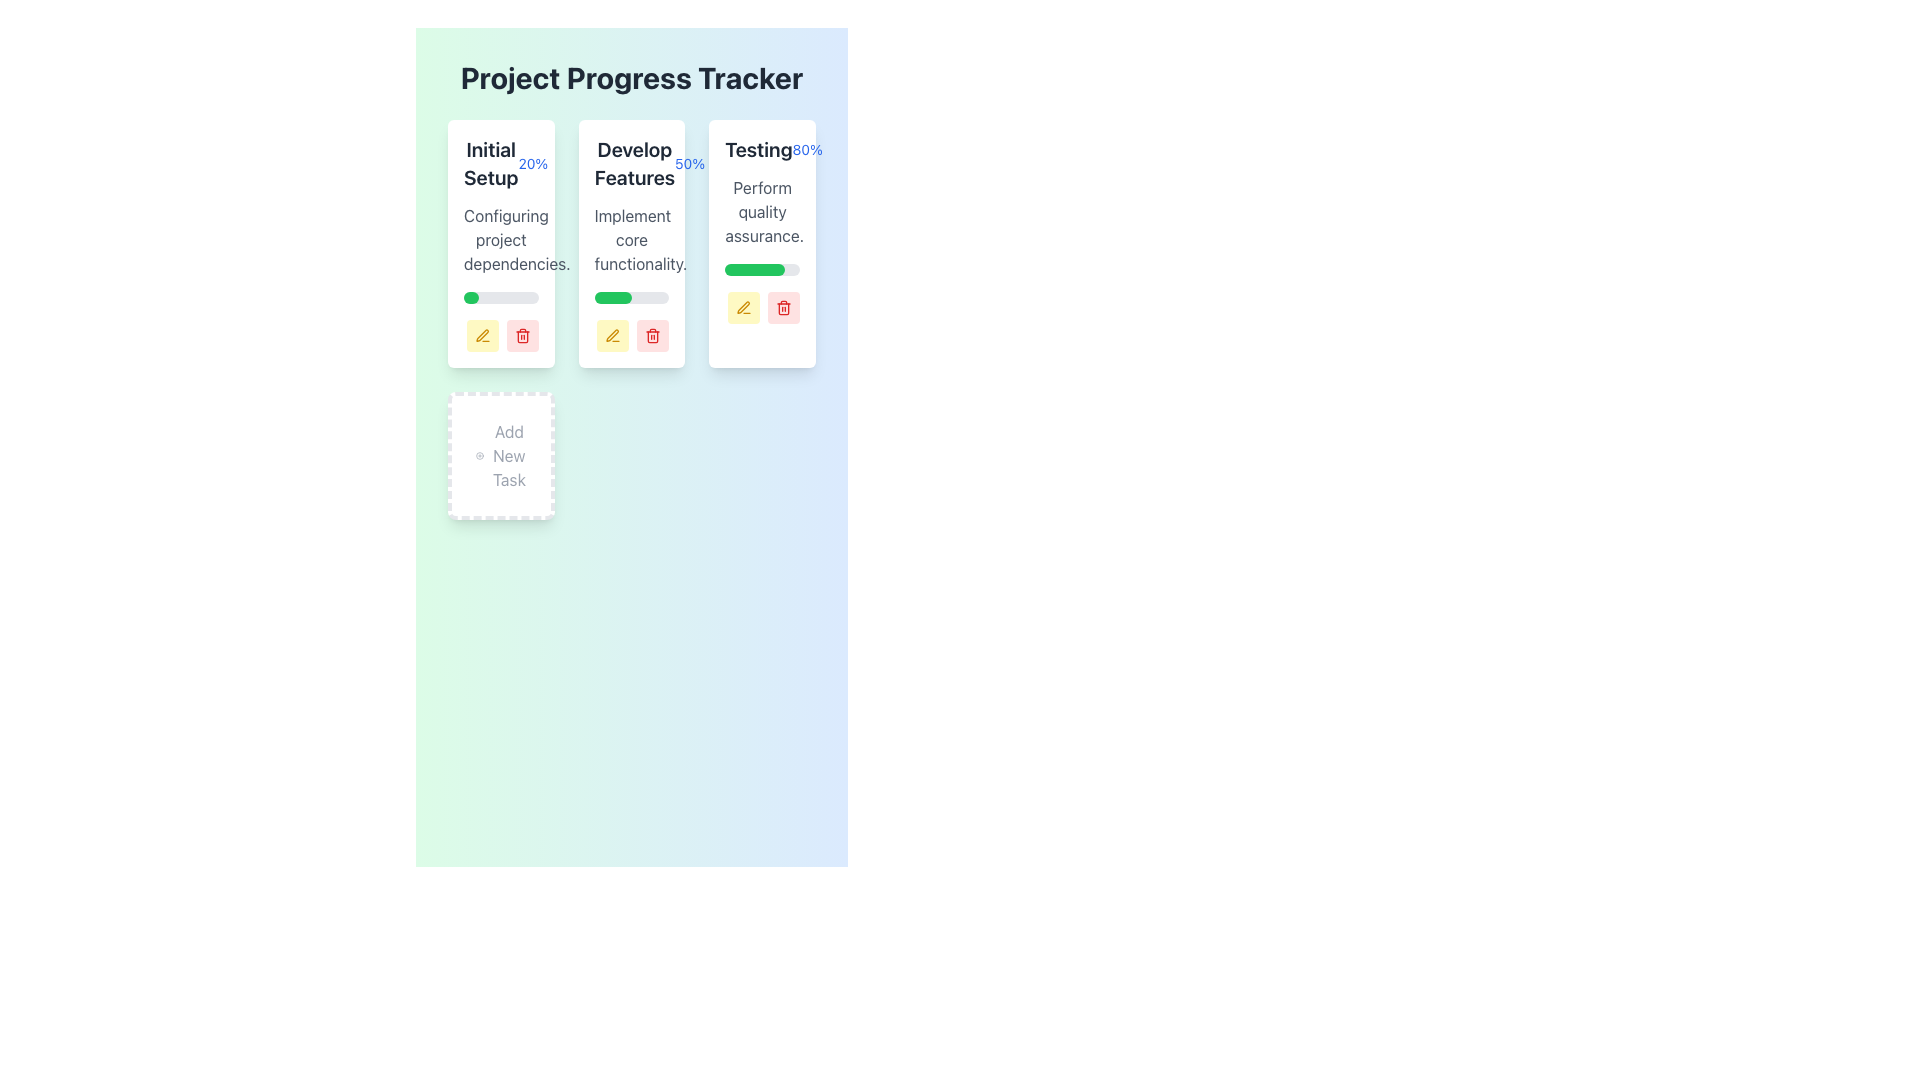 This screenshot has width=1920, height=1080. I want to click on the progress status text label of the 'Develop Features' section, which is positioned at the top right of this section, near the section title, so click(690, 163).